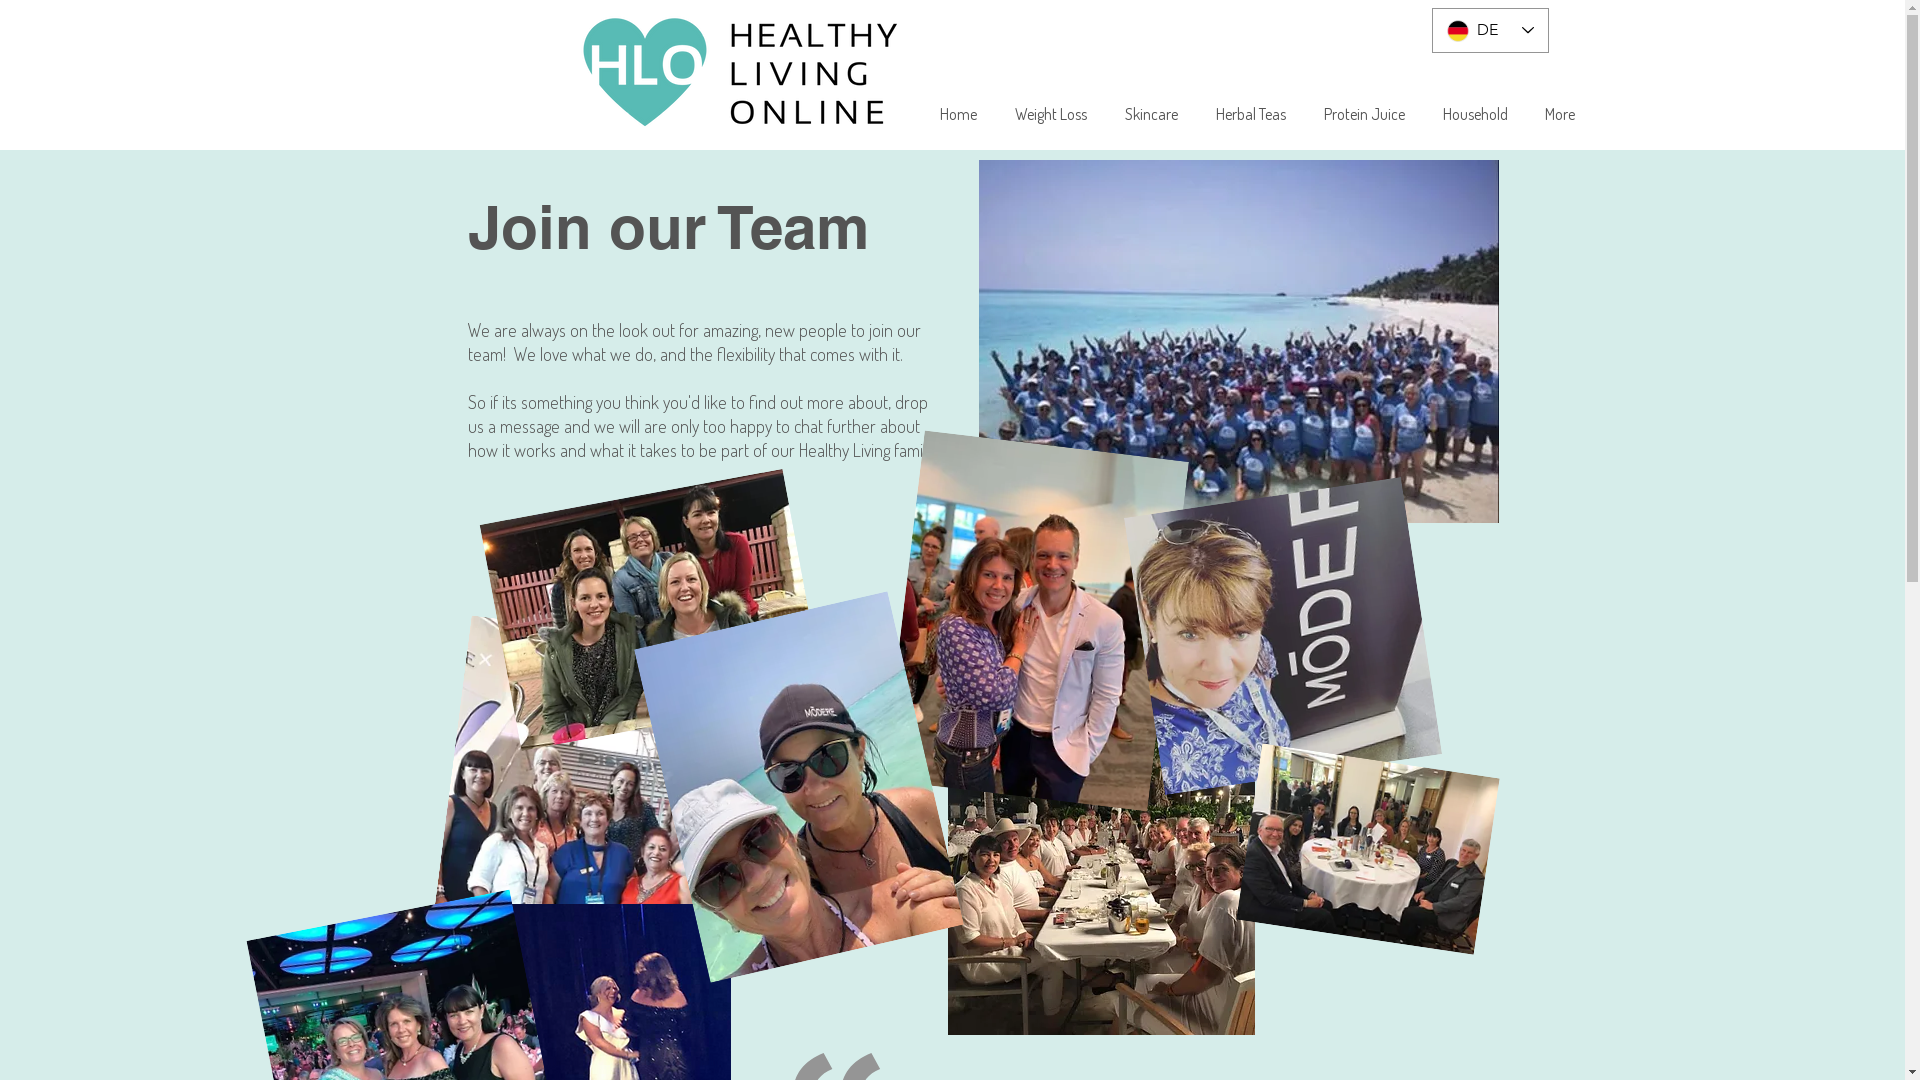  I want to click on 'Household', so click(1474, 114).